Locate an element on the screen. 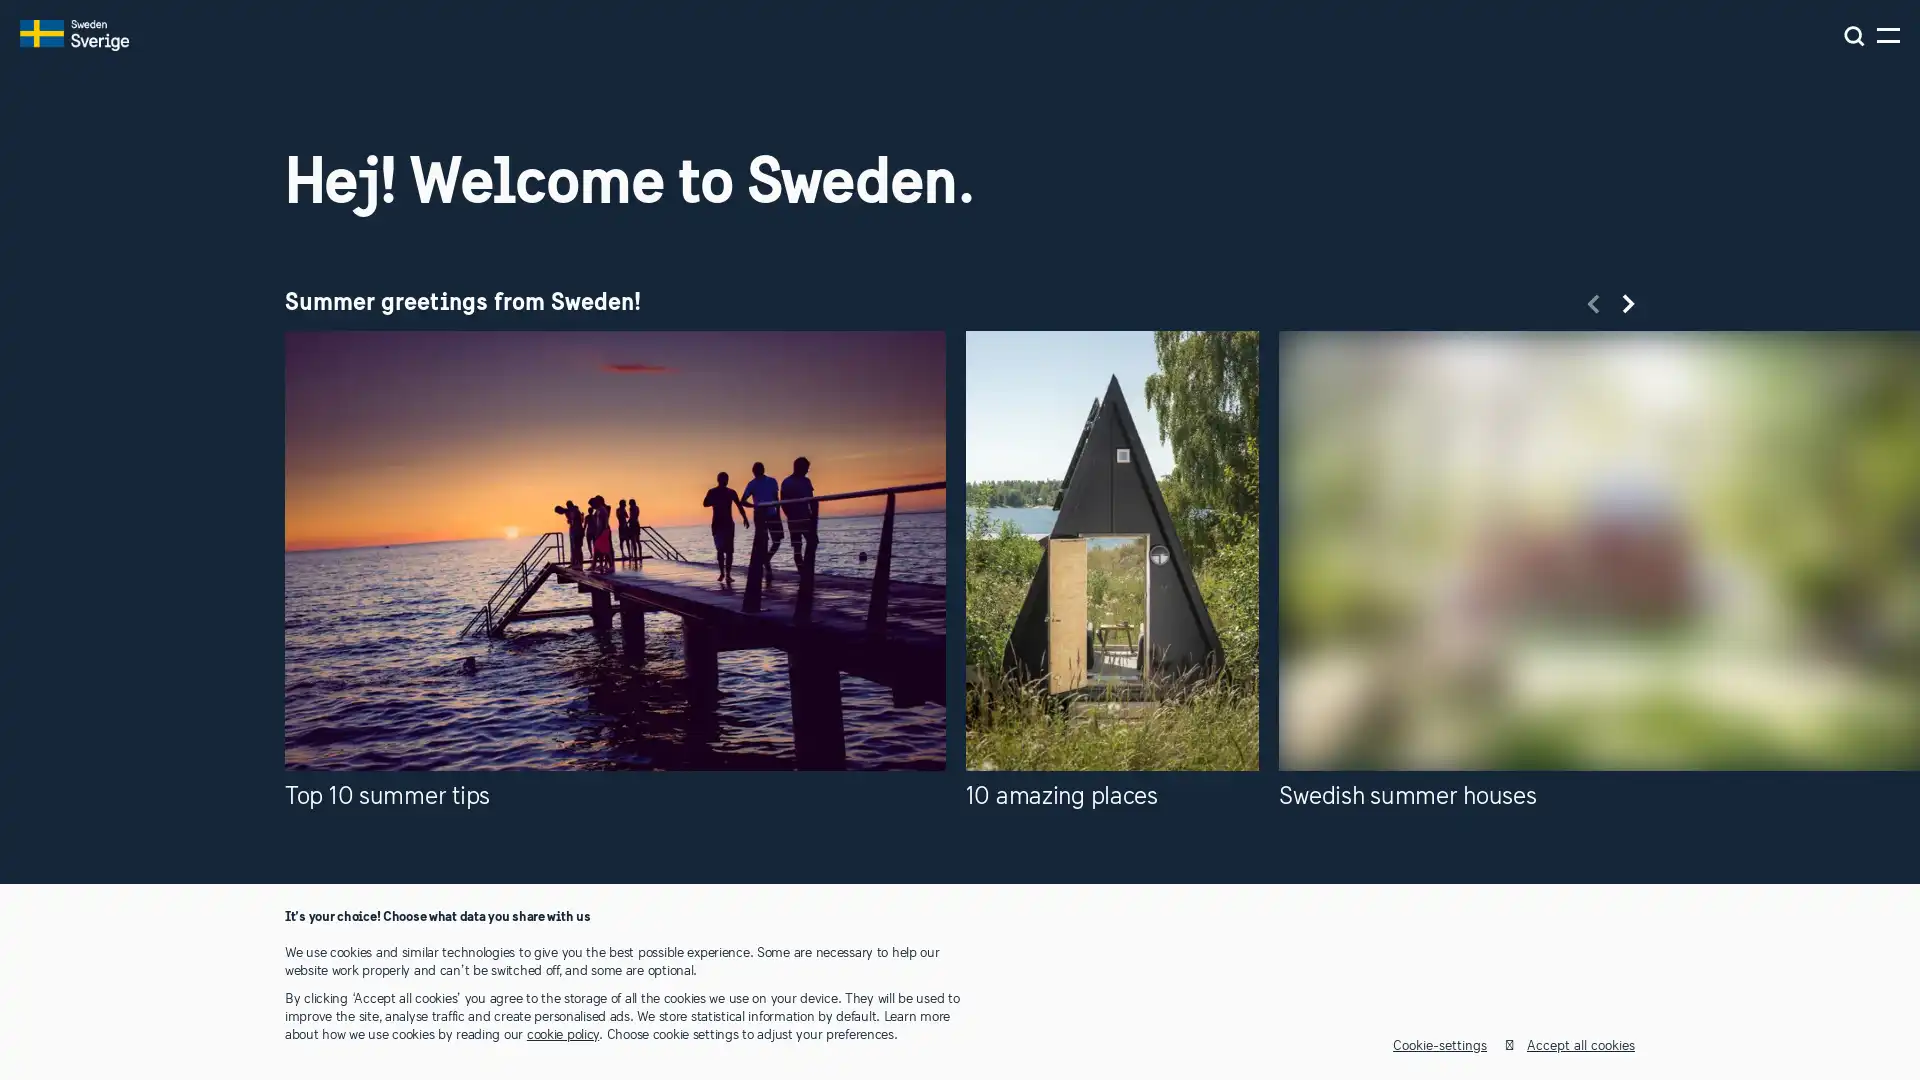  Cookie-settings is located at coordinates (1440, 1045).